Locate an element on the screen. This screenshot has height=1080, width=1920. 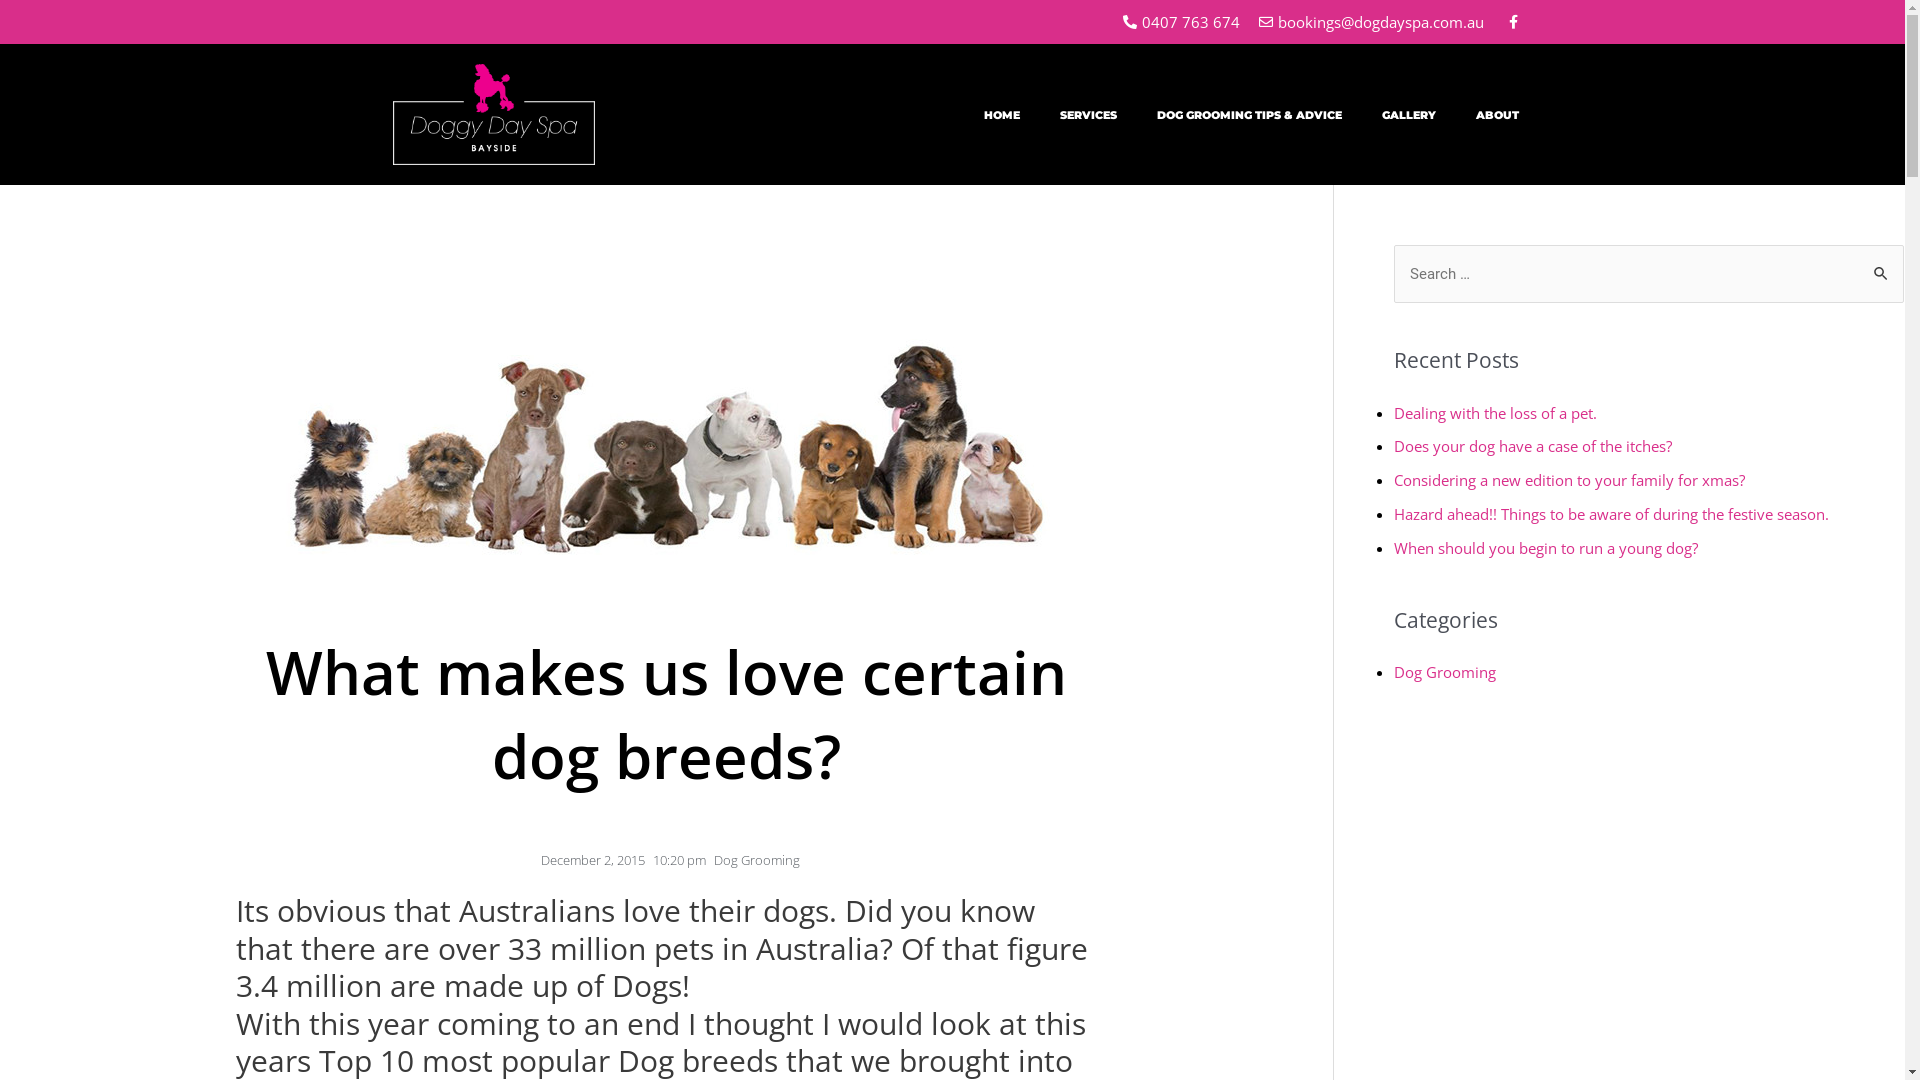
'bookings@dogdayspa.com.au' is located at coordinates (1369, 22).